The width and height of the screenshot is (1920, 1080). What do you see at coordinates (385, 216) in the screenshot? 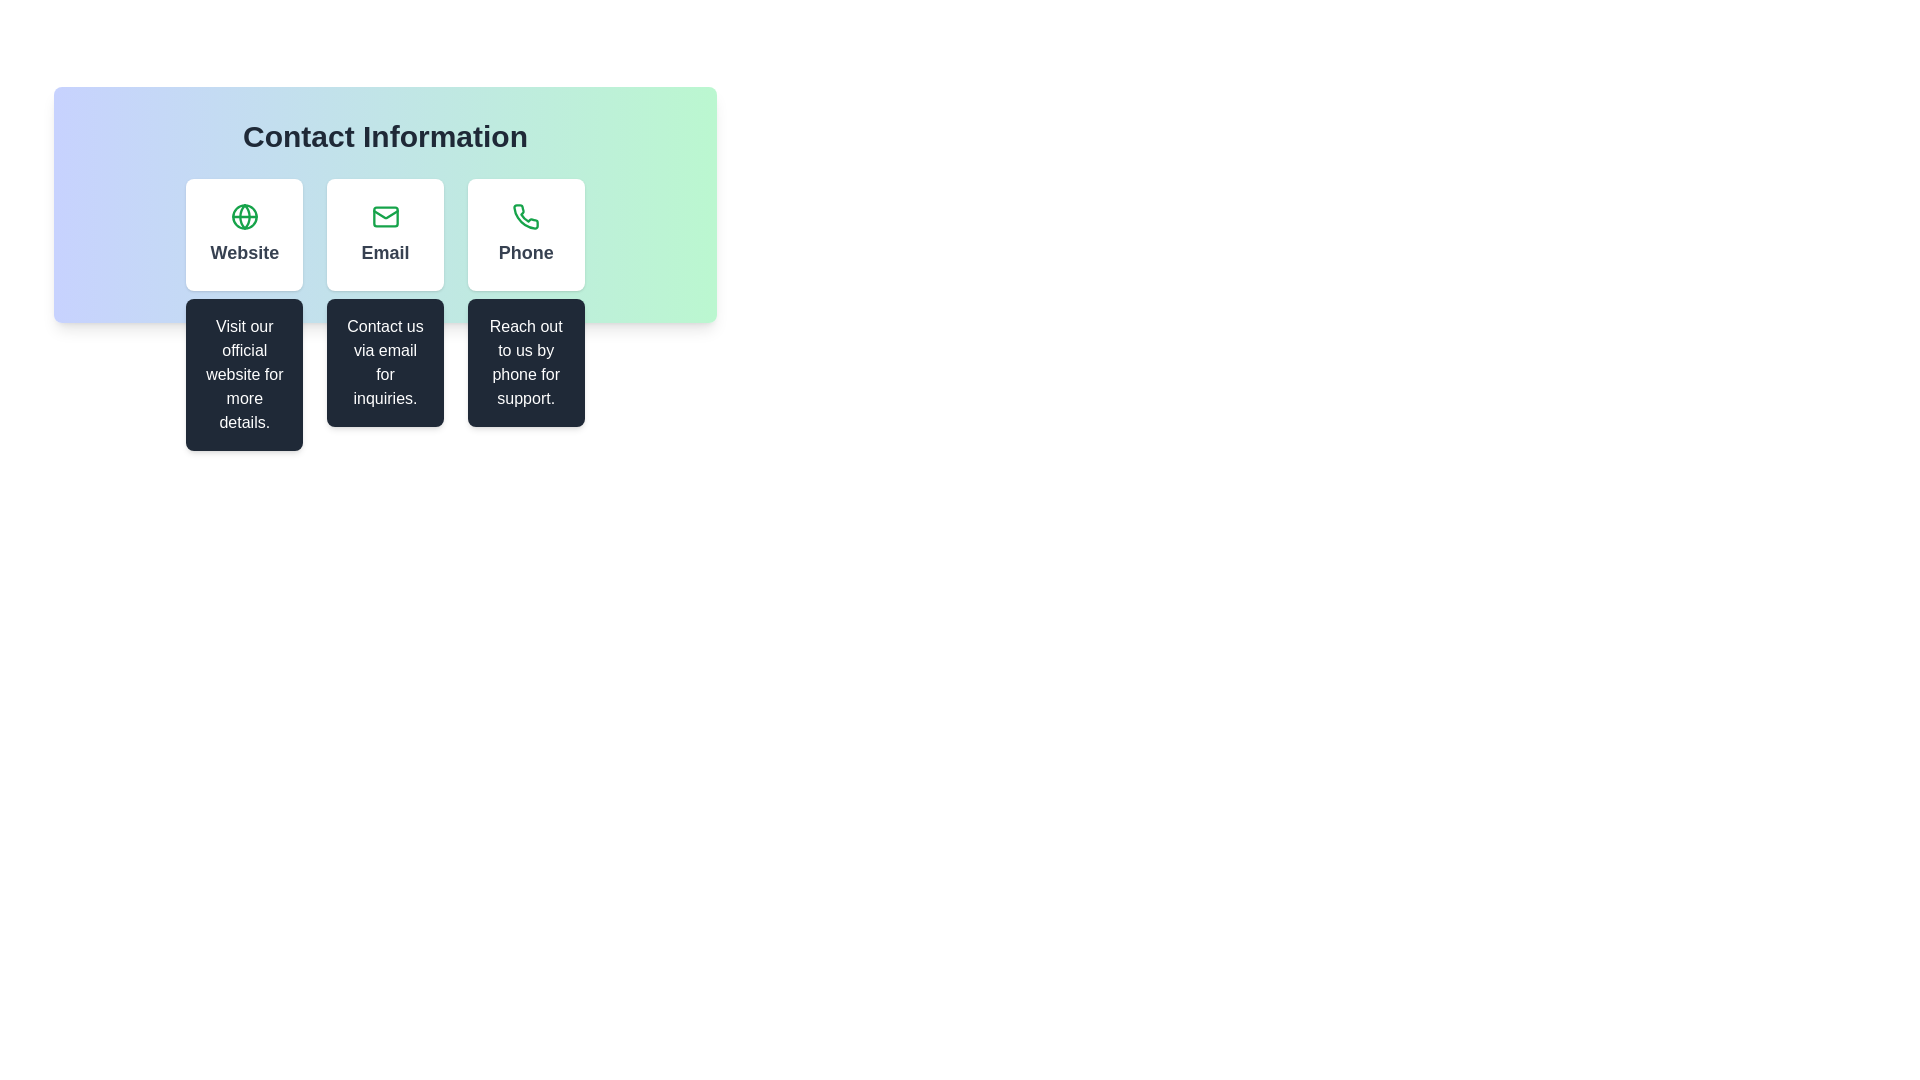
I see `the green envelope icon located in the center of the 'Email' contact block, which is under the 'Contact Information' header` at bounding box center [385, 216].